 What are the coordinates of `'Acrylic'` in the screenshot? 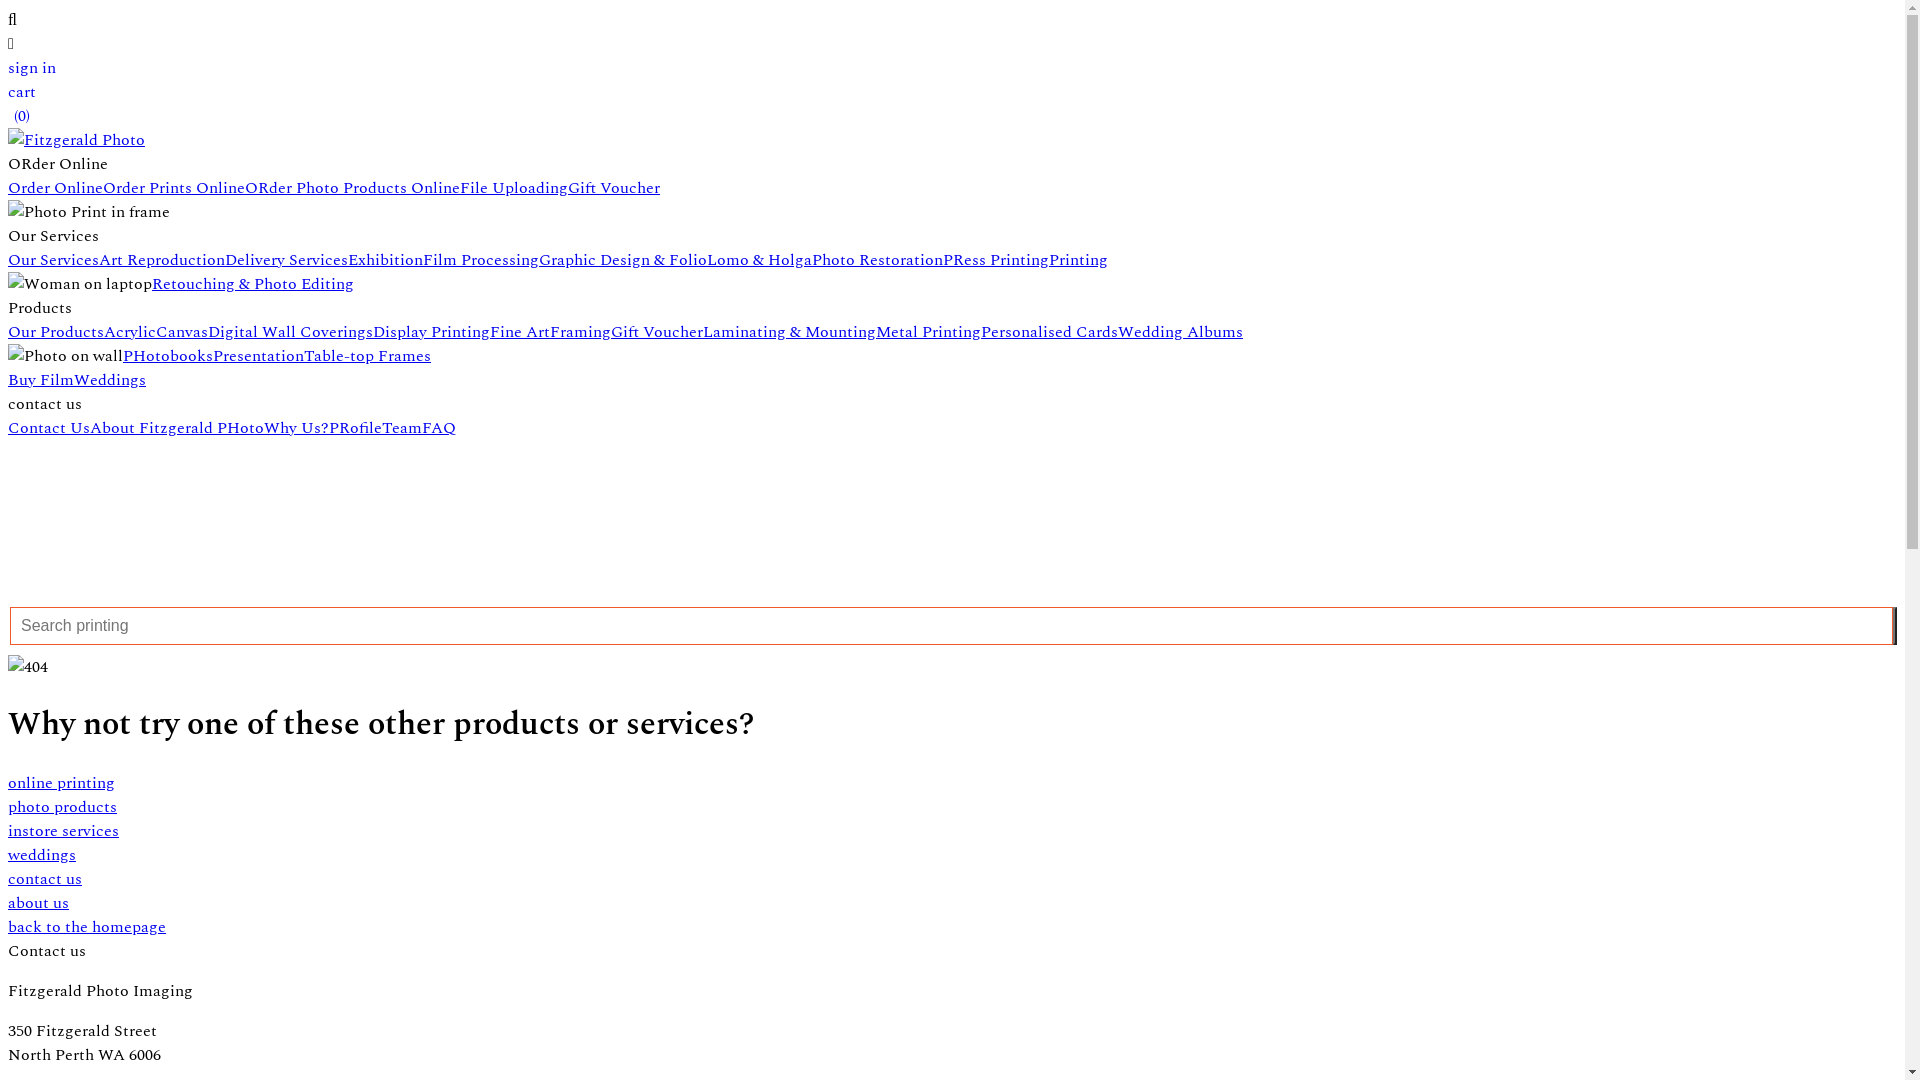 It's located at (128, 330).